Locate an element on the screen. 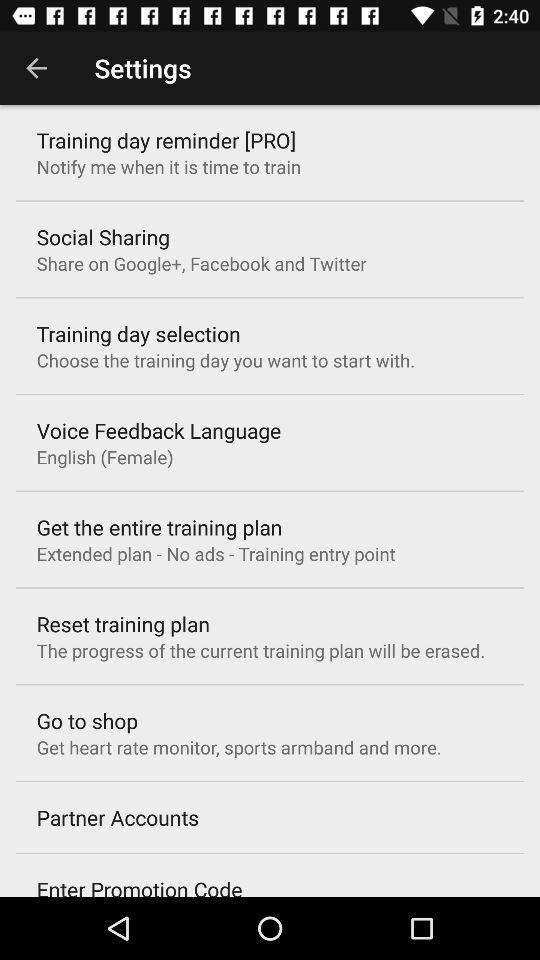 Image resolution: width=540 pixels, height=960 pixels. social sharing is located at coordinates (103, 237).